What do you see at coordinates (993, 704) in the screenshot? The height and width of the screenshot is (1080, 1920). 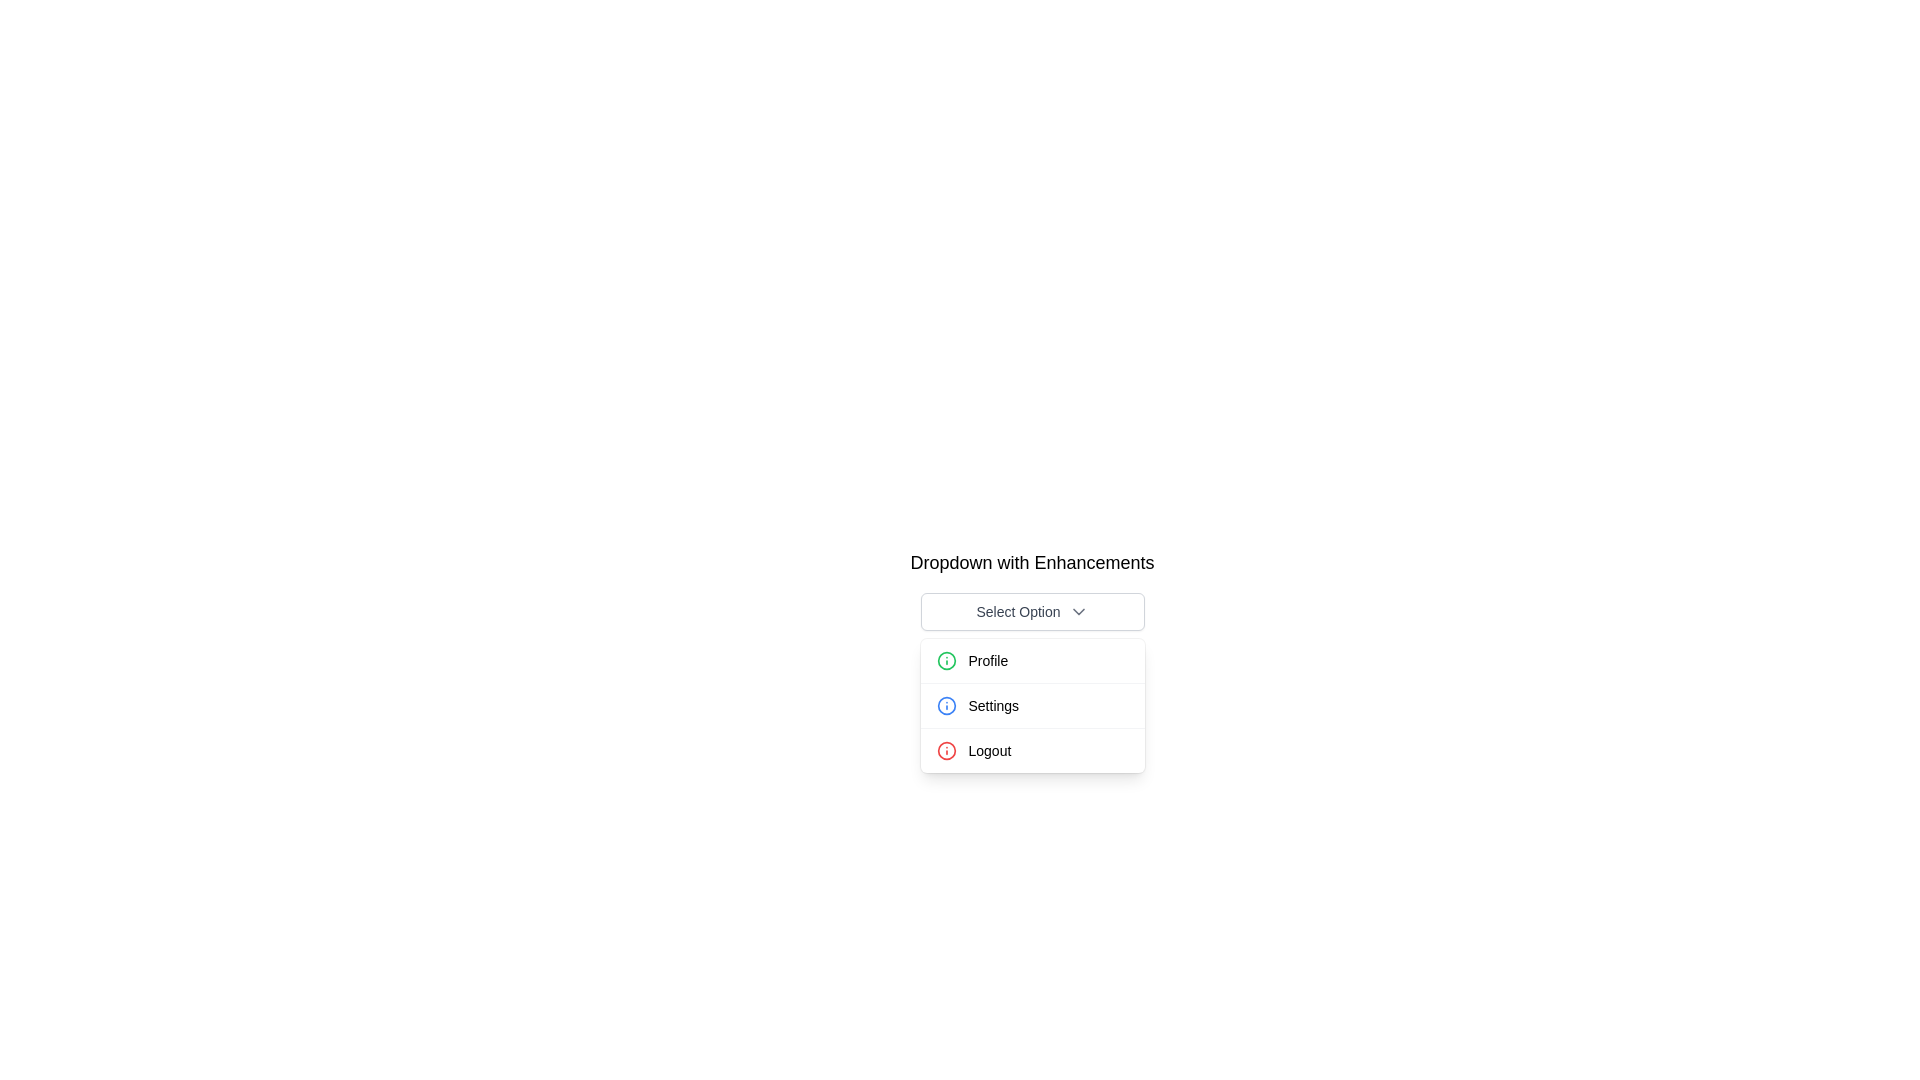 I see `the second item in the vertically-arranged menu list that serves as a label for accessing settings` at bounding box center [993, 704].